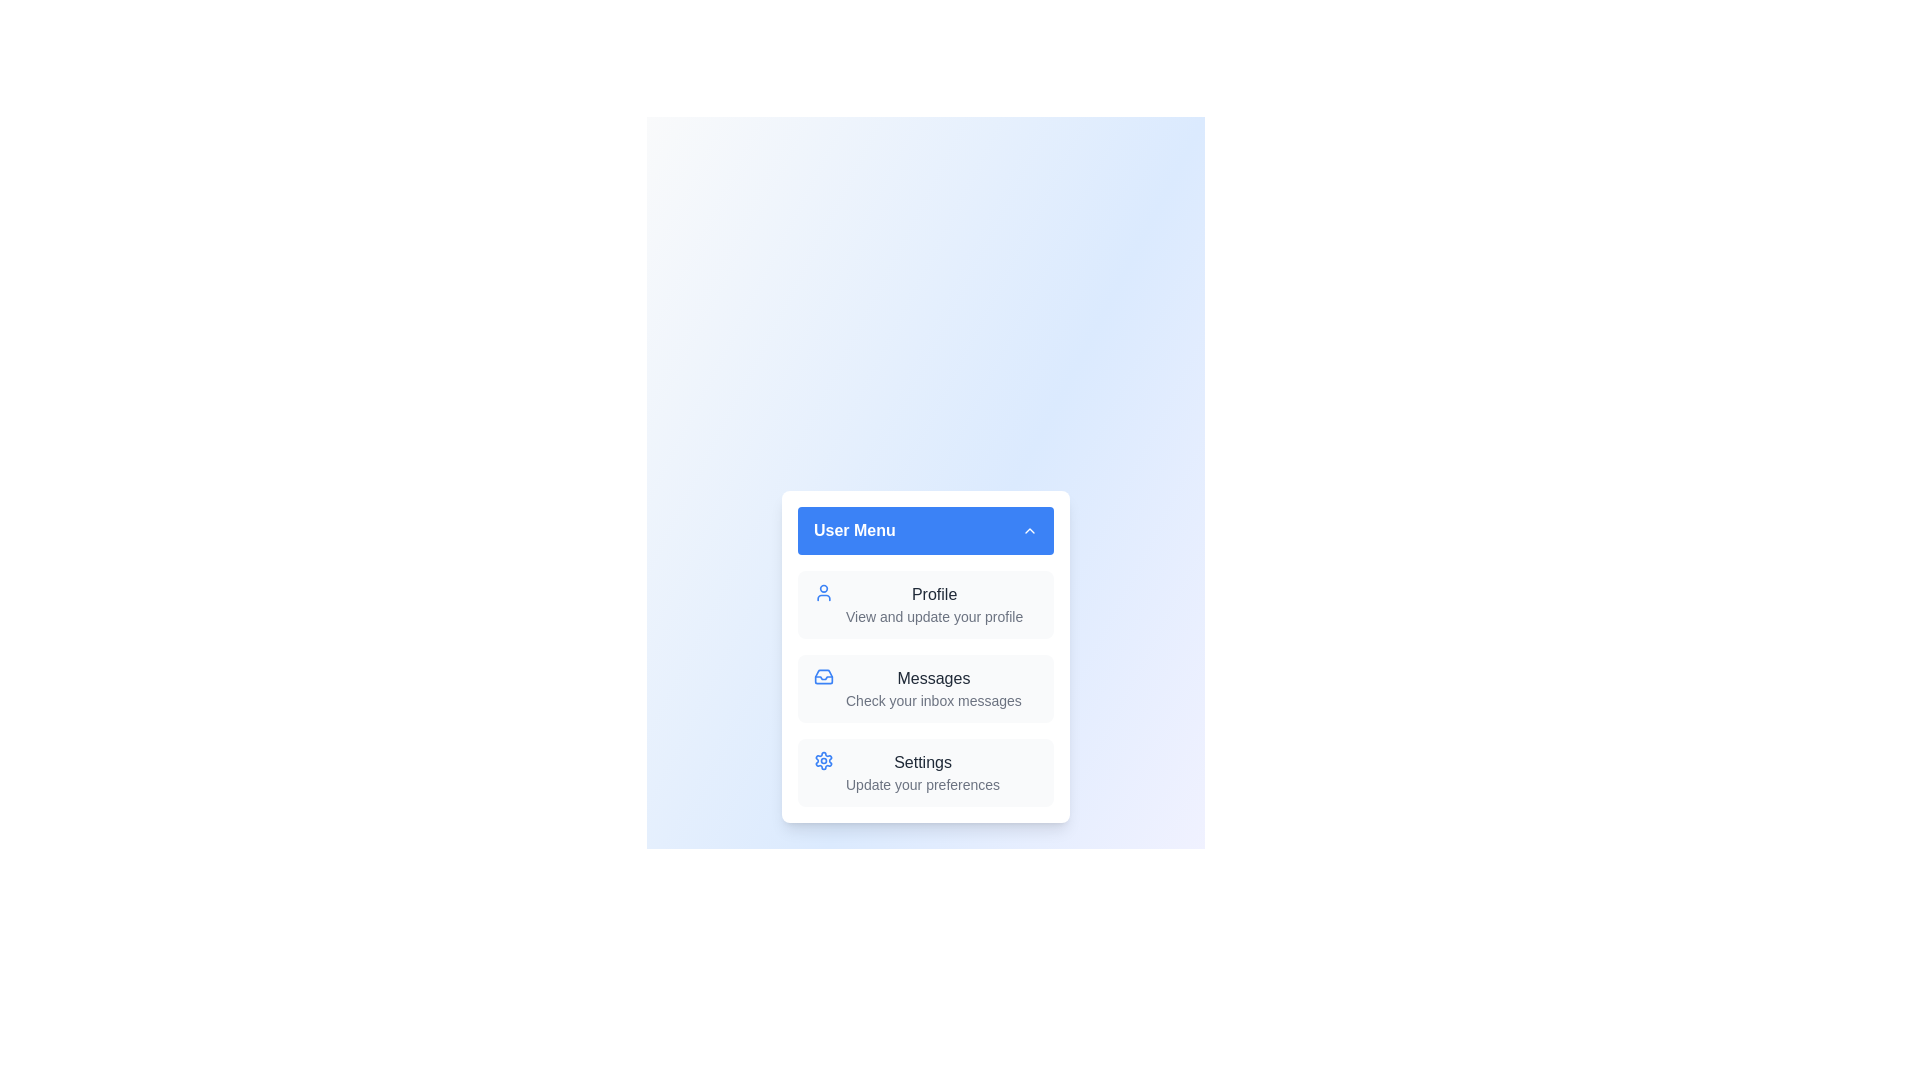 This screenshot has width=1920, height=1080. What do you see at coordinates (925, 530) in the screenshot?
I see `the 'User Menu' button to toggle the menu open or closed` at bounding box center [925, 530].